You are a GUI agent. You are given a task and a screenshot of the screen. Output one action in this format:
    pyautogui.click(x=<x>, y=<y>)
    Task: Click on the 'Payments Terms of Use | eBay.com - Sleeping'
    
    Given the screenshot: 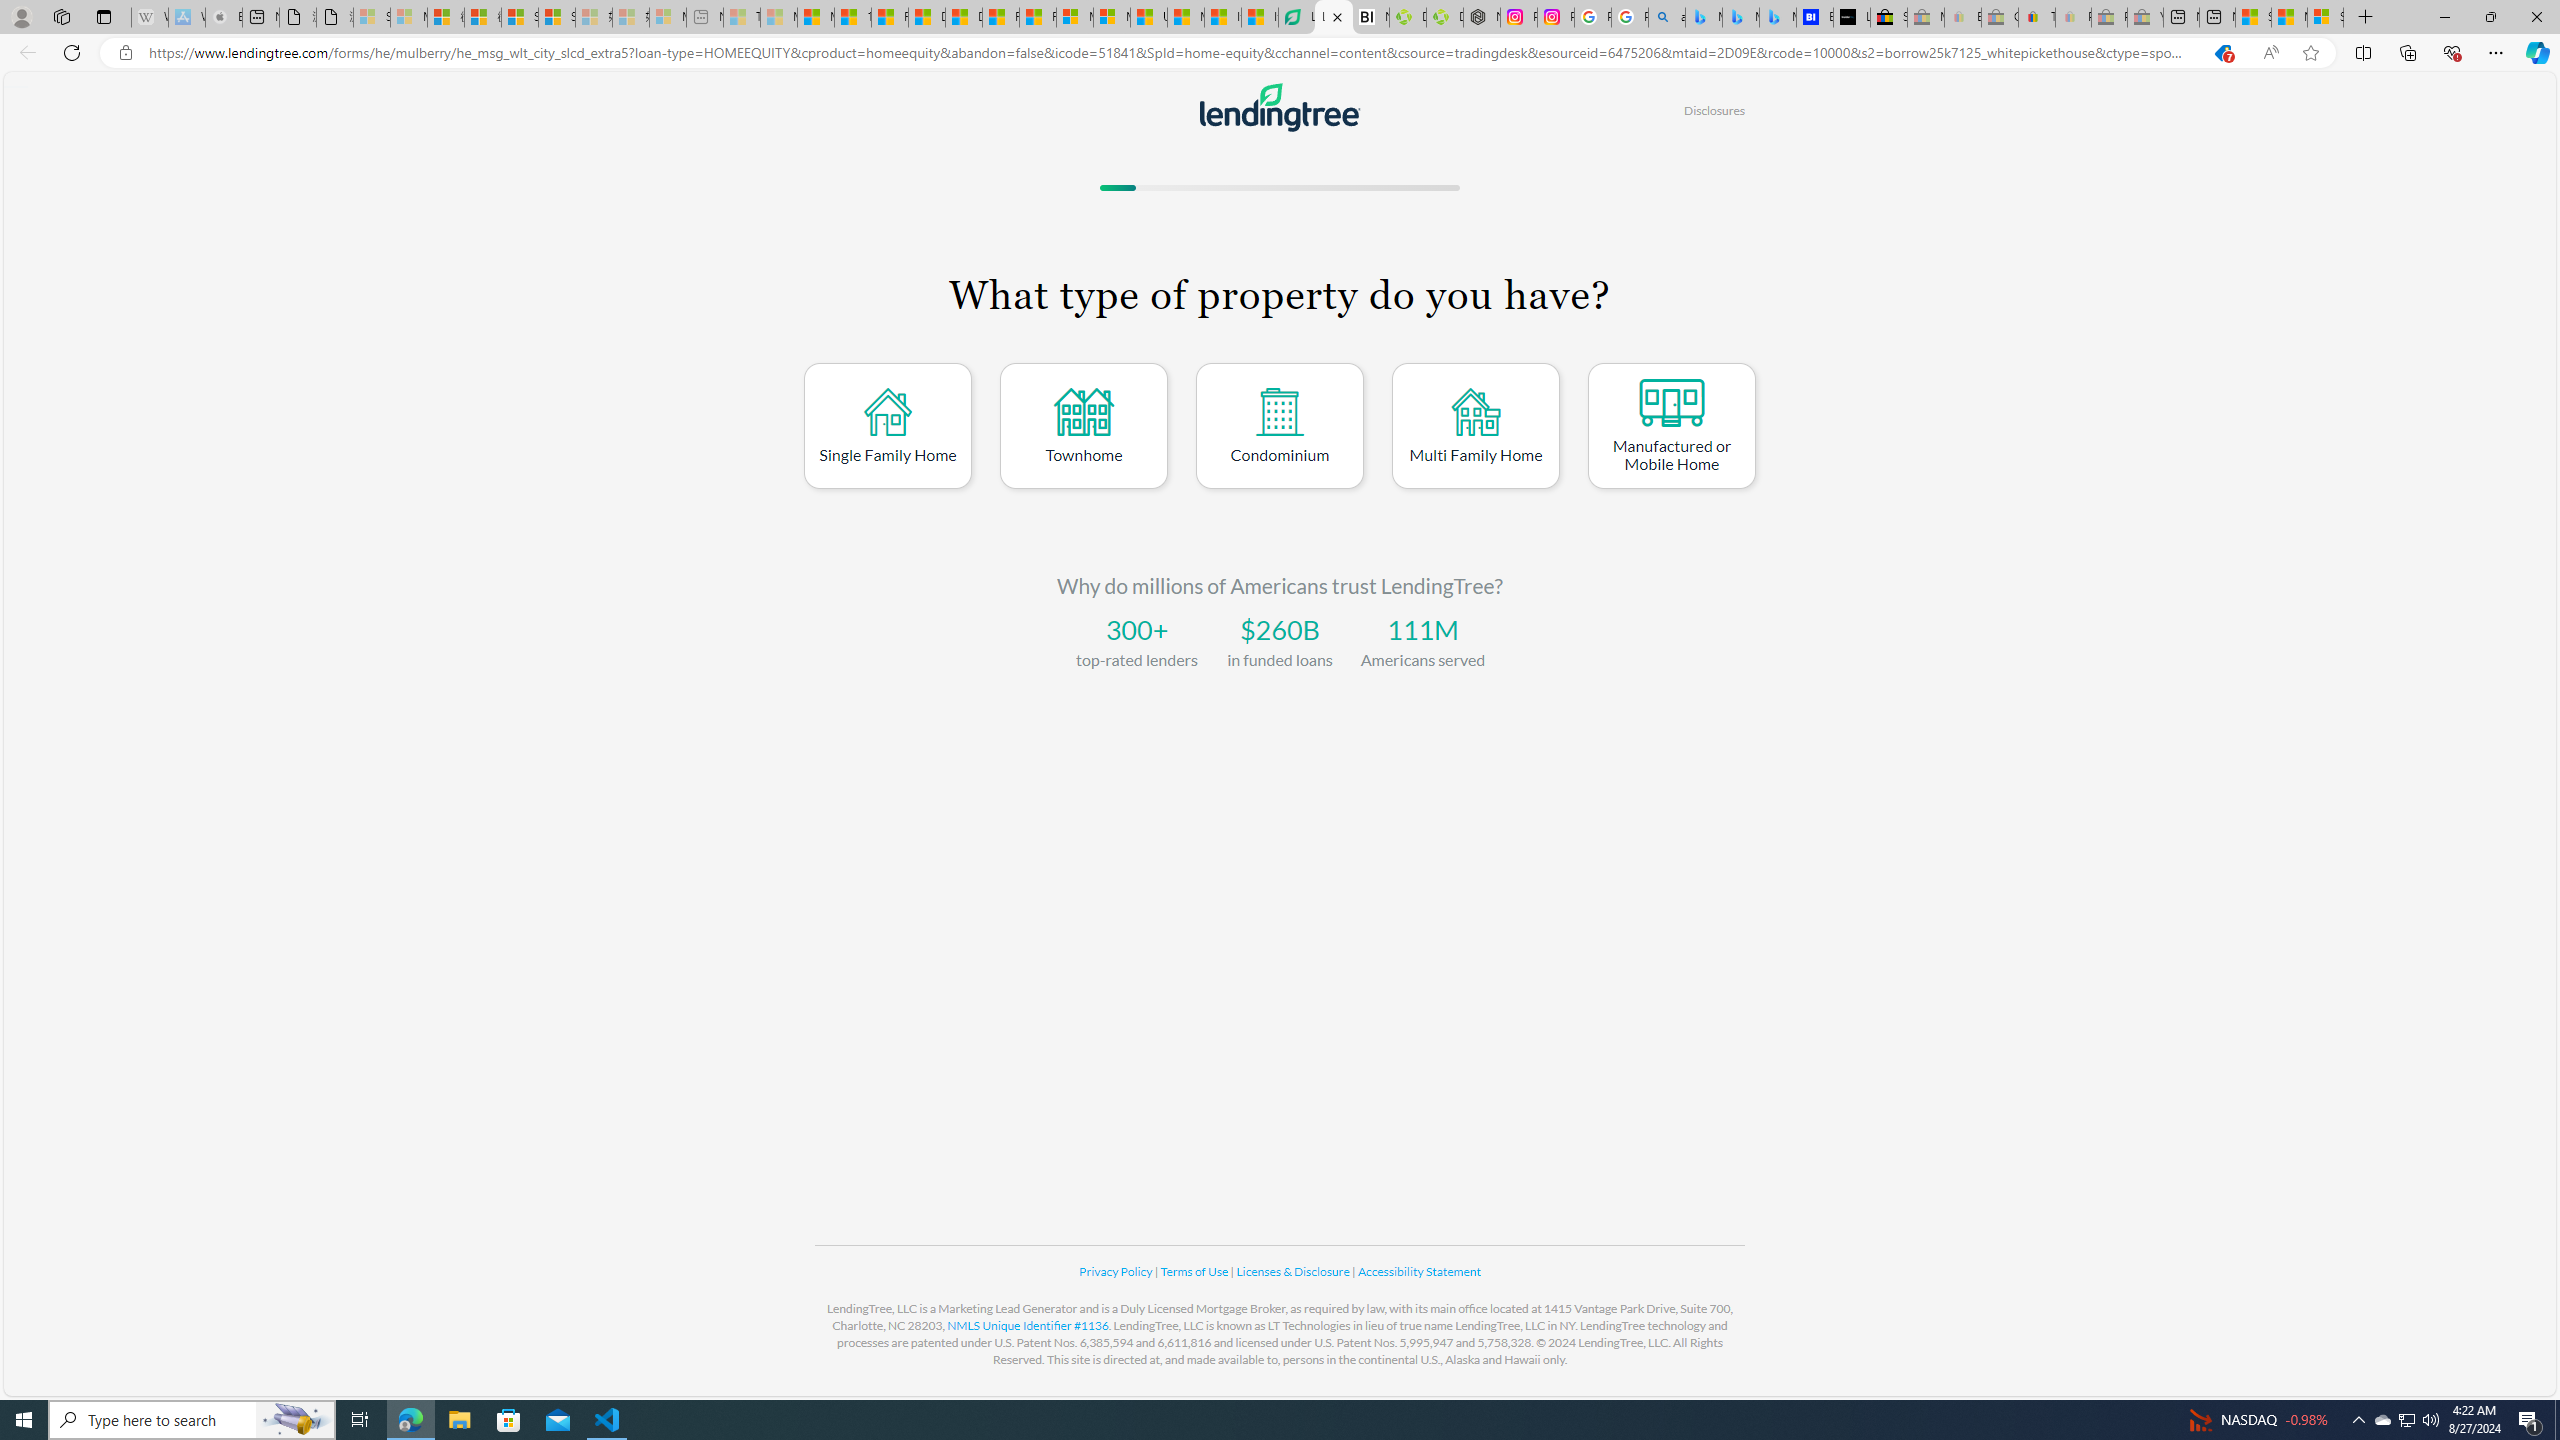 What is the action you would take?
    pyautogui.click(x=2072, y=16)
    